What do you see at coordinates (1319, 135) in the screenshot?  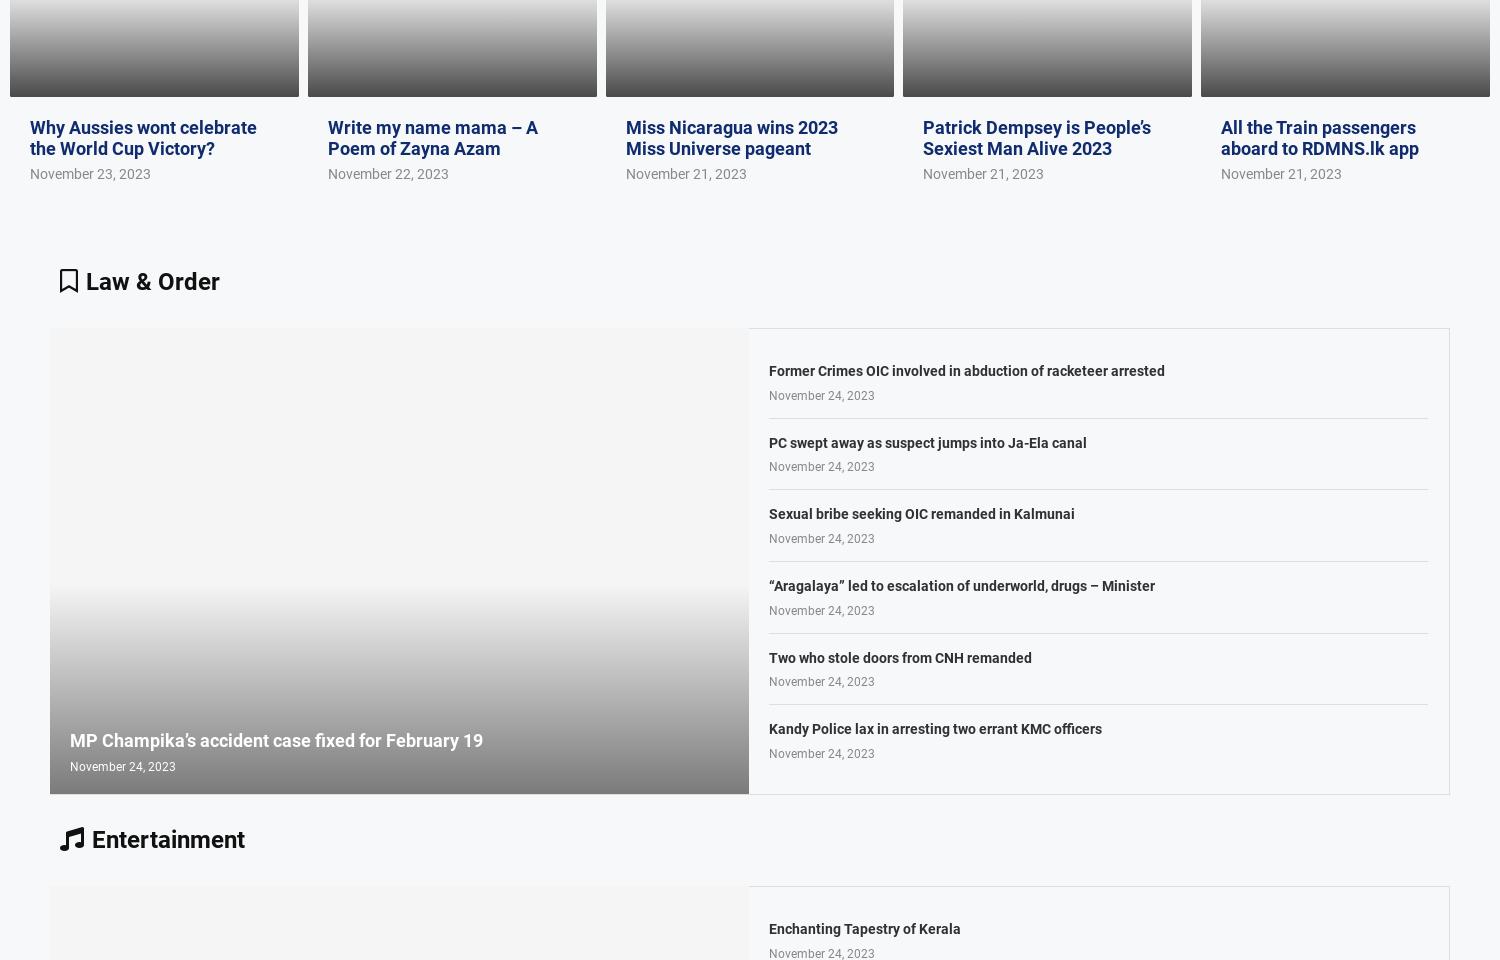 I see `'All the Train passengers aboard to RDMNS.lk app'` at bounding box center [1319, 135].